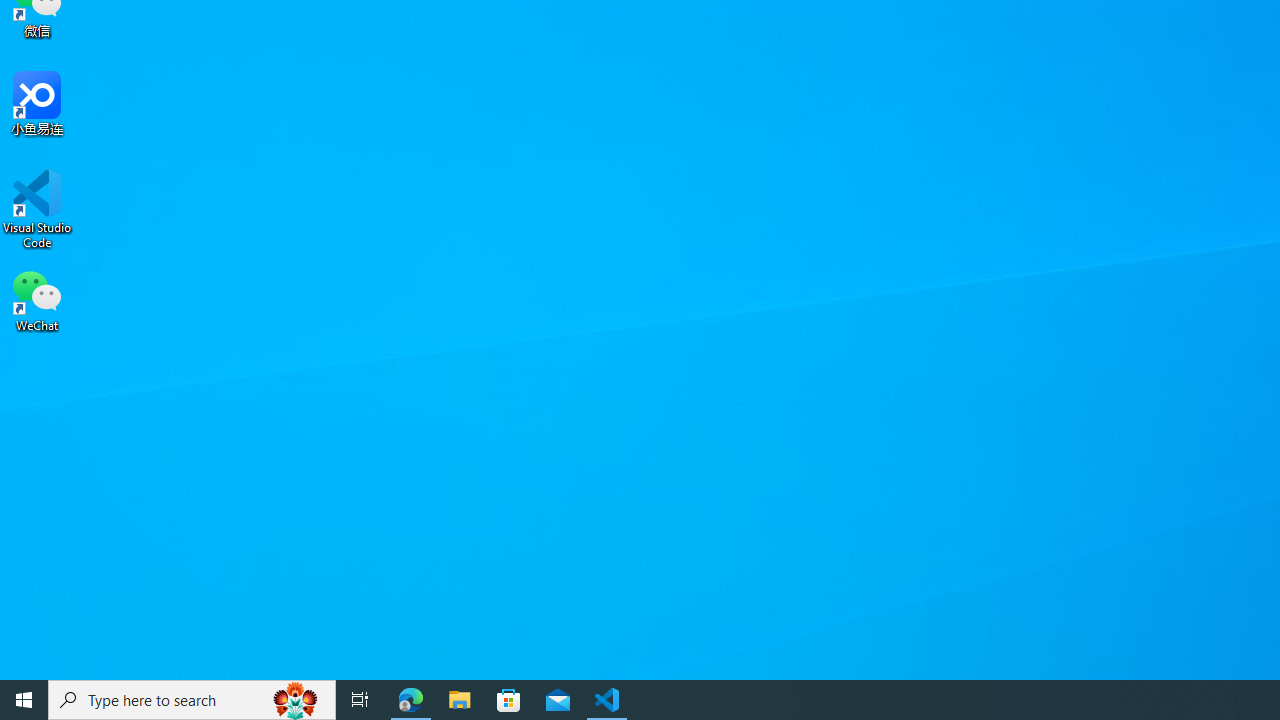  What do you see at coordinates (192, 698) in the screenshot?
I see `'Type here to search'` at bounding box center [192, 698].